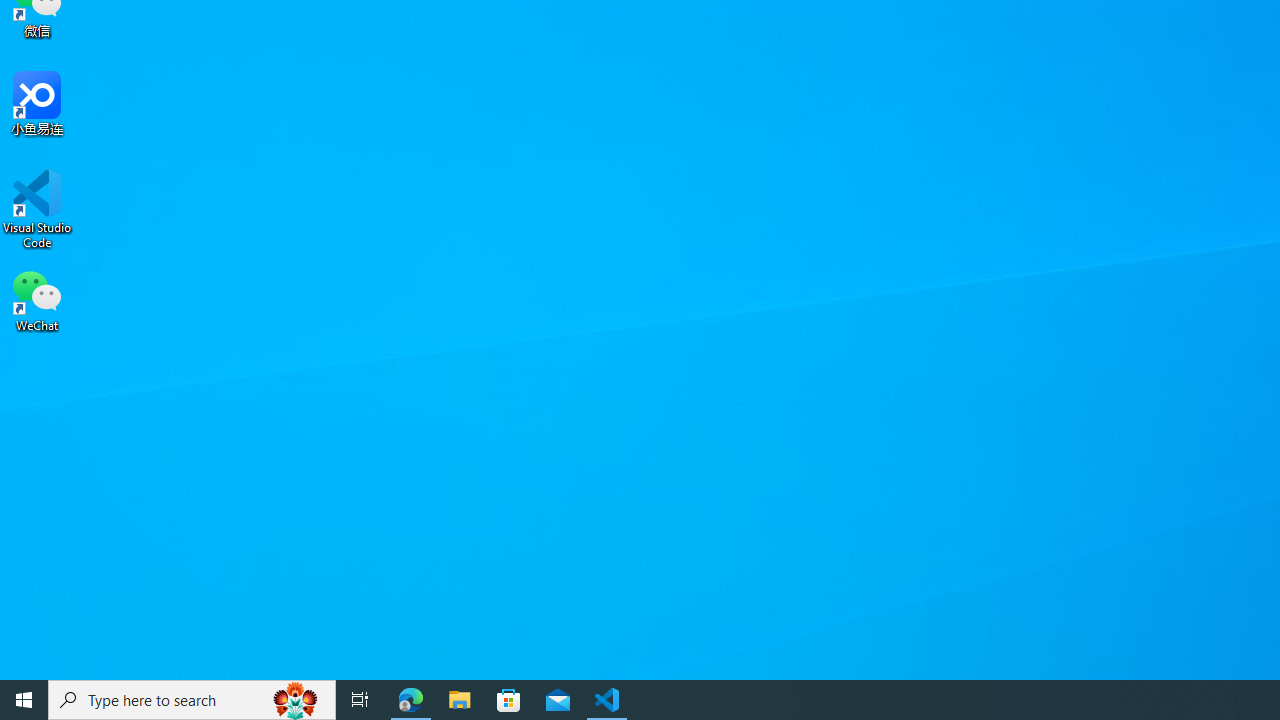  What do you see at coordinates (192, 698) in the screenshot?
I see `'Type here to search'` at bounding box center [192, 698].